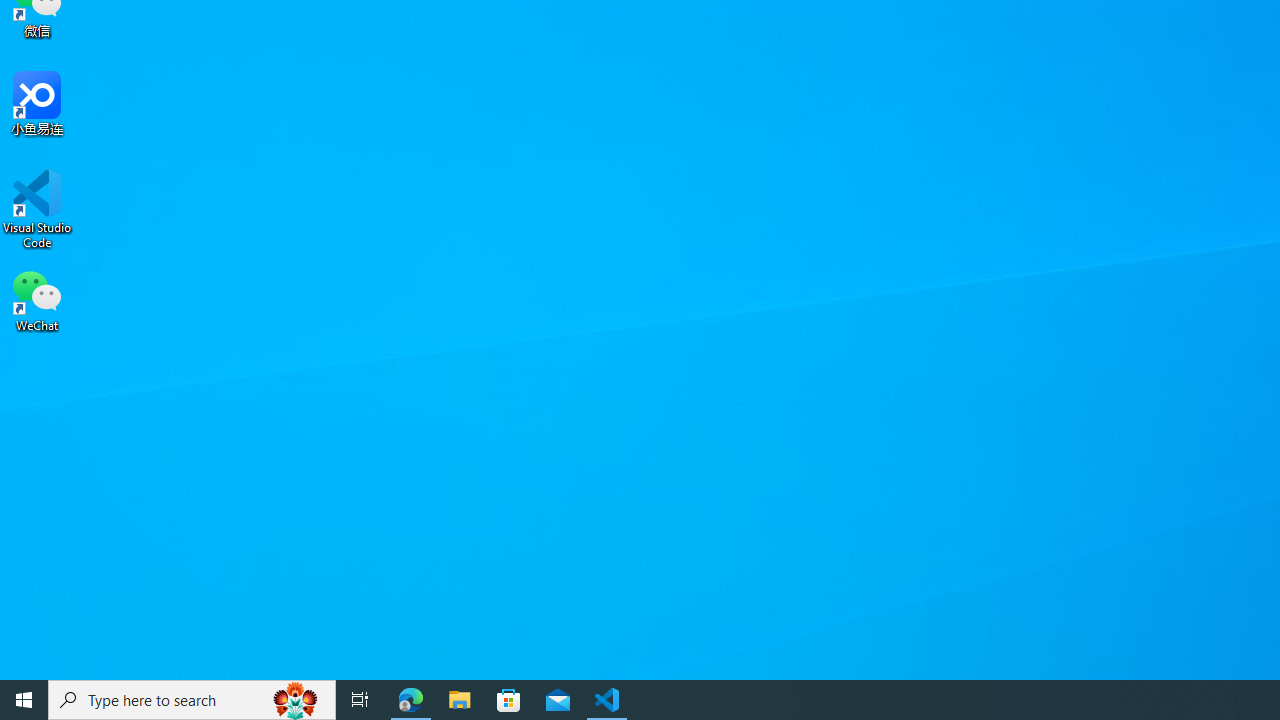  What do you see at coordinates (192, 698) in the screenshot?
I see `'Type here to search'` at bounding box center [192, 698].